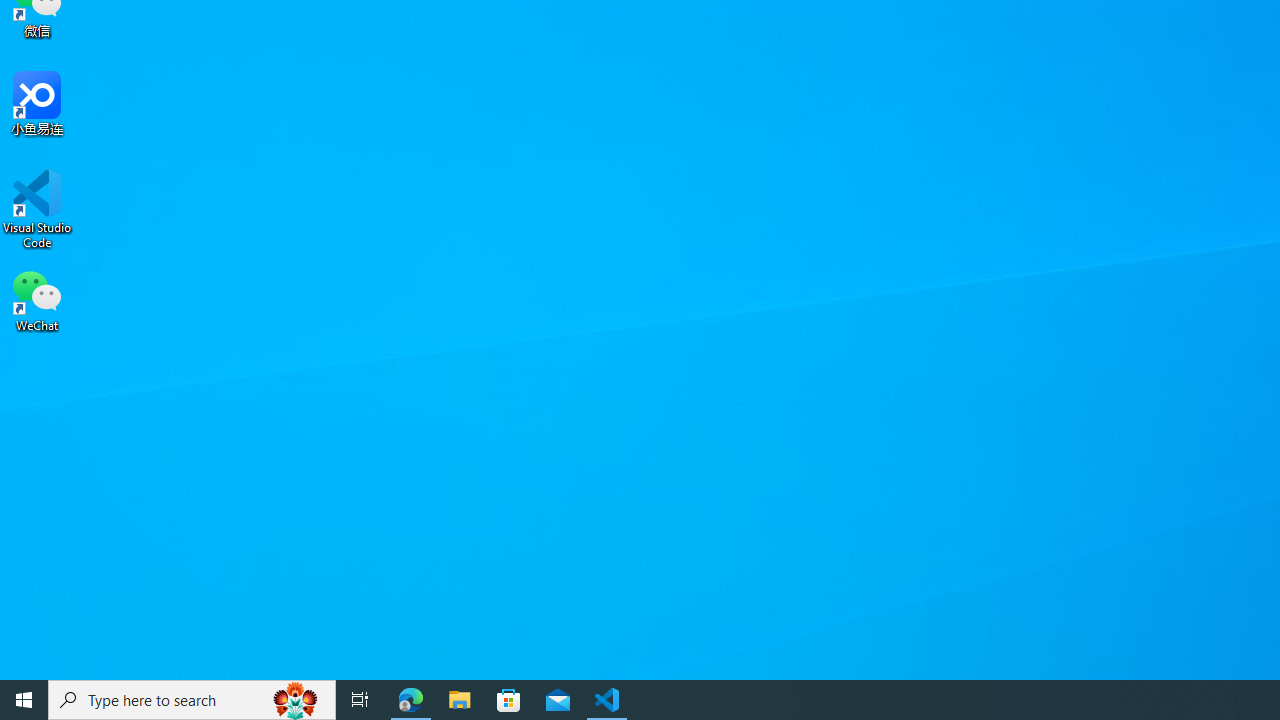  What do you see at coordinates (192, 698) in the screenshot?
I see `'Type here to search'` at bounding box center [192, 698].